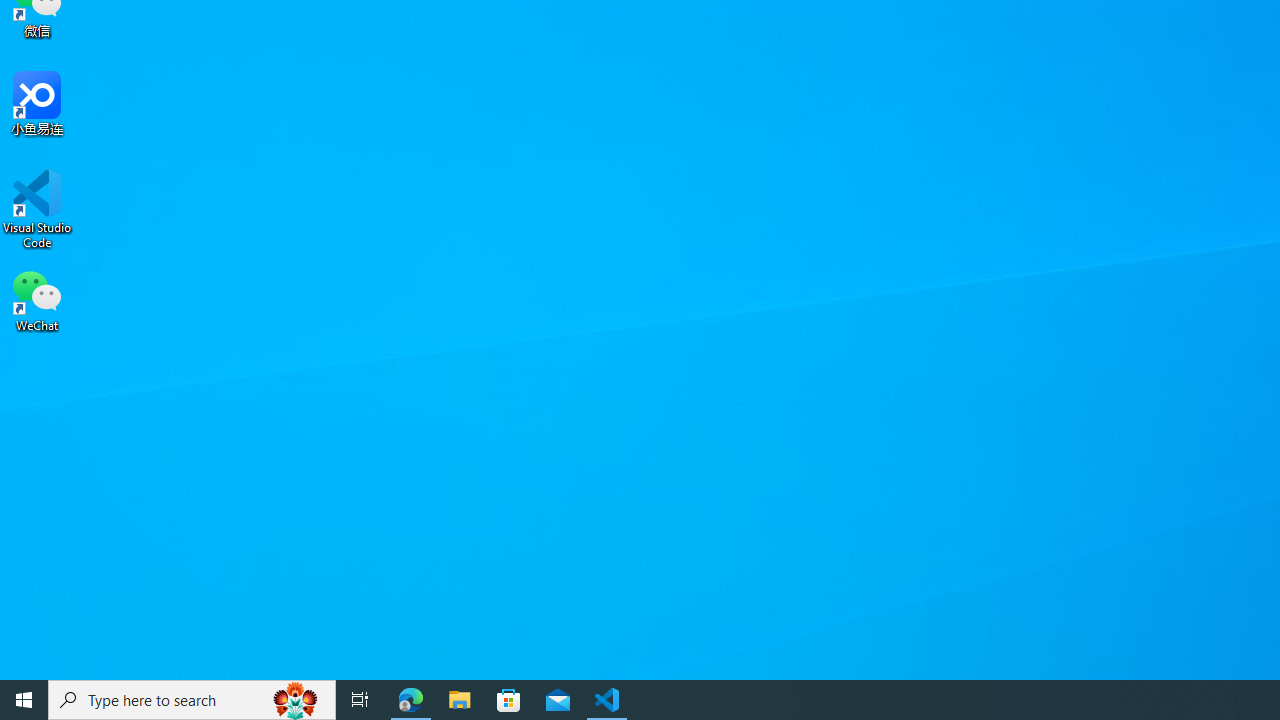  What do you see at coordinates (192, 698) in the screenshot?
I see `'Type here to search'` at bounding box center [192, 698].